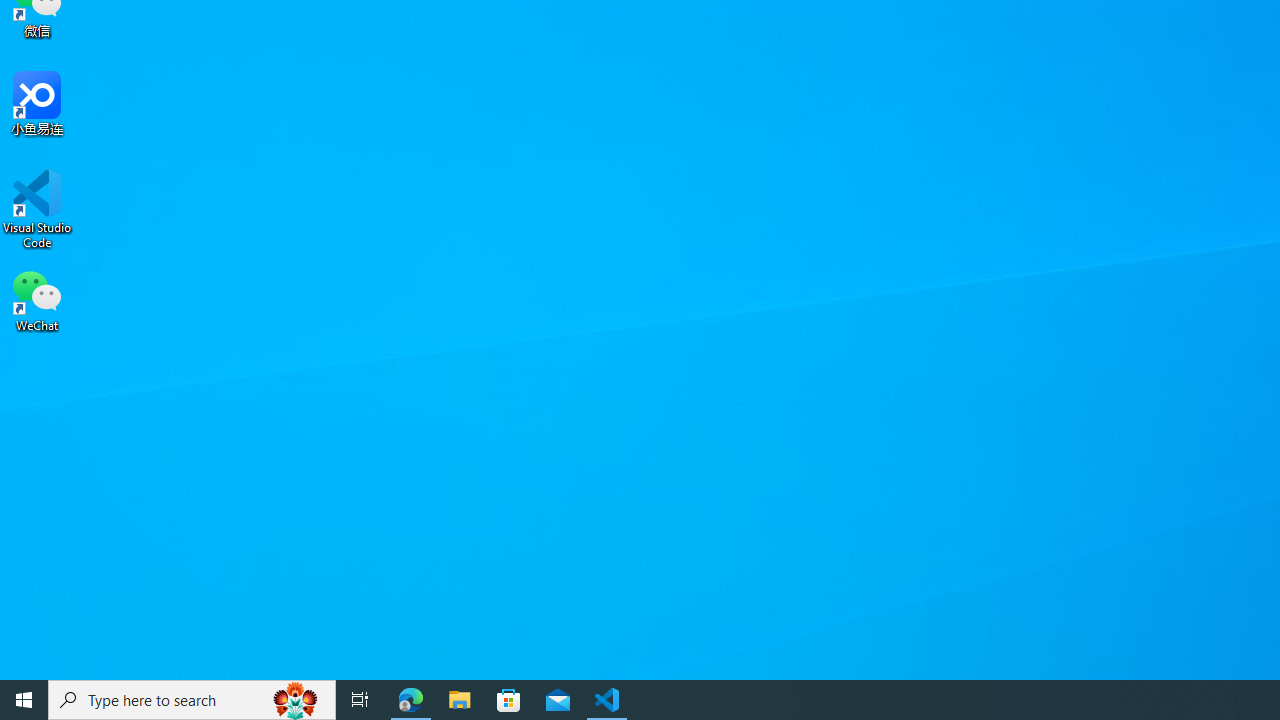  What do you see at coordinates (192, 698) in the screenshot?
I see `'Type here to search'` at bounding box center [192, 698].